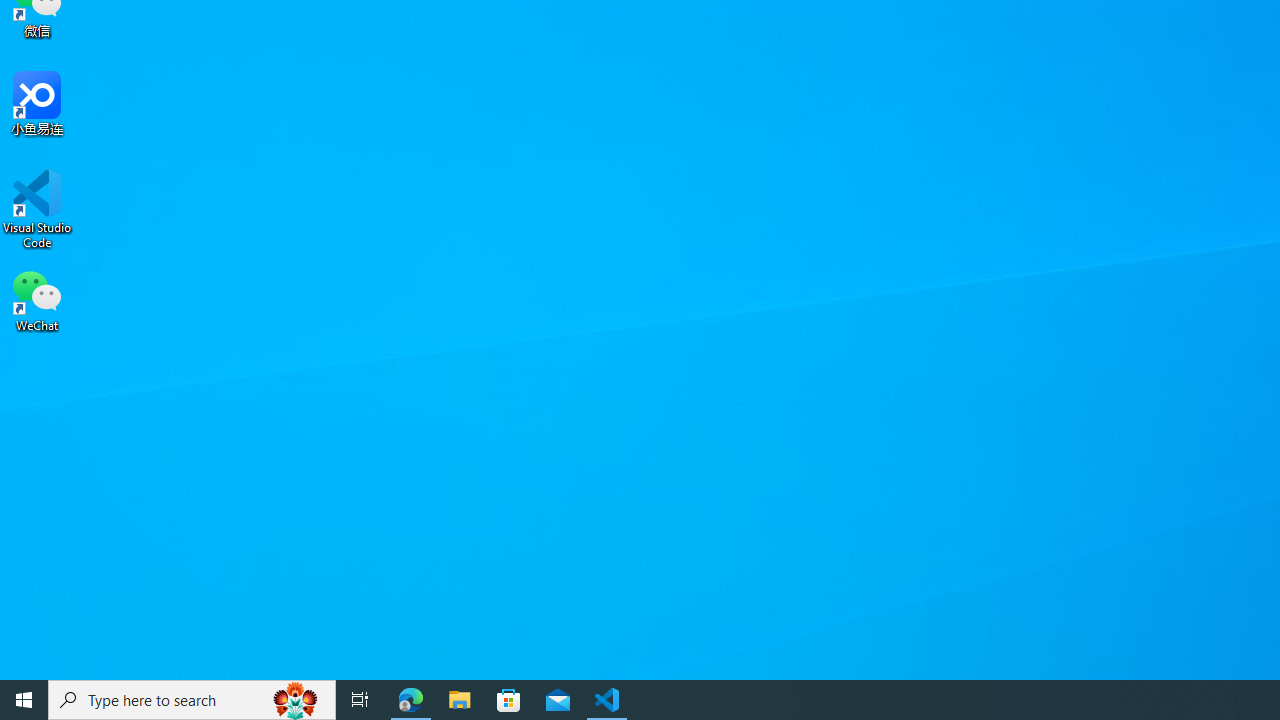  What do you see at coordinates (192, 698) in the screenshot?
I see `'Type here to search'` at bounding box center [192, 698].